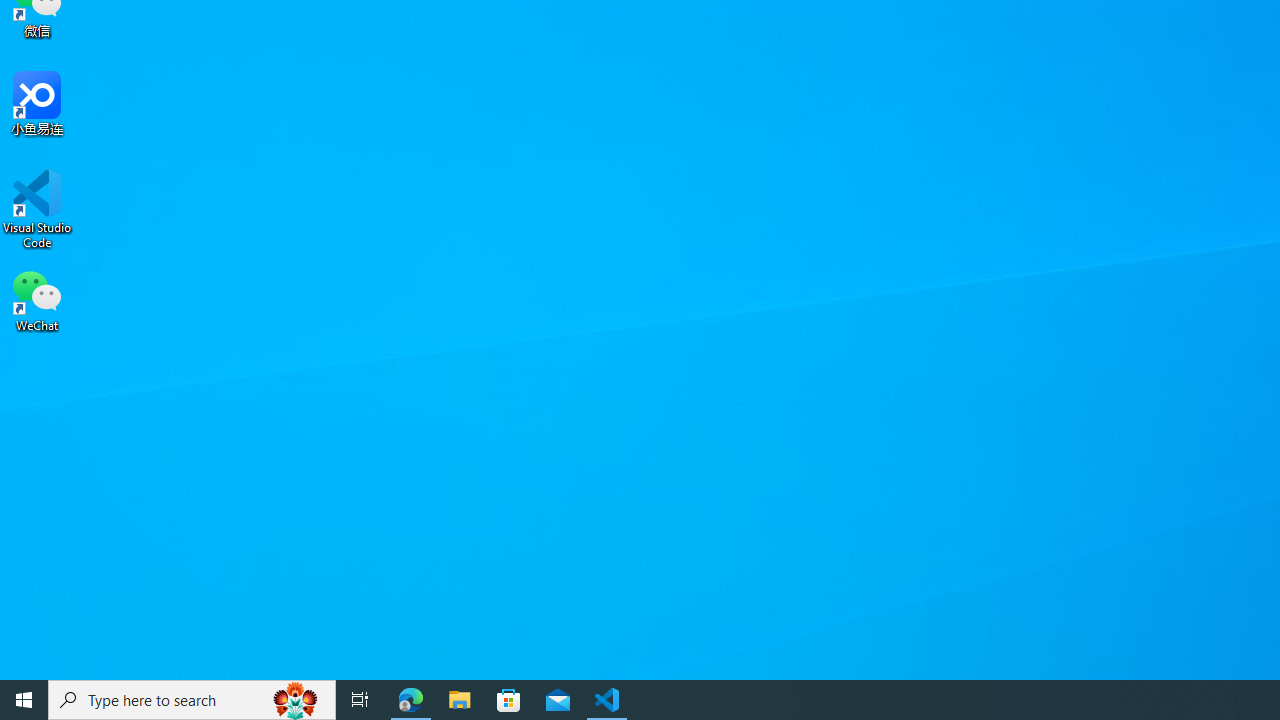  What do you see at coordinates (192, 698) in the screenshot?
I see `'Type here to search'` at bounding box center [192, 698].